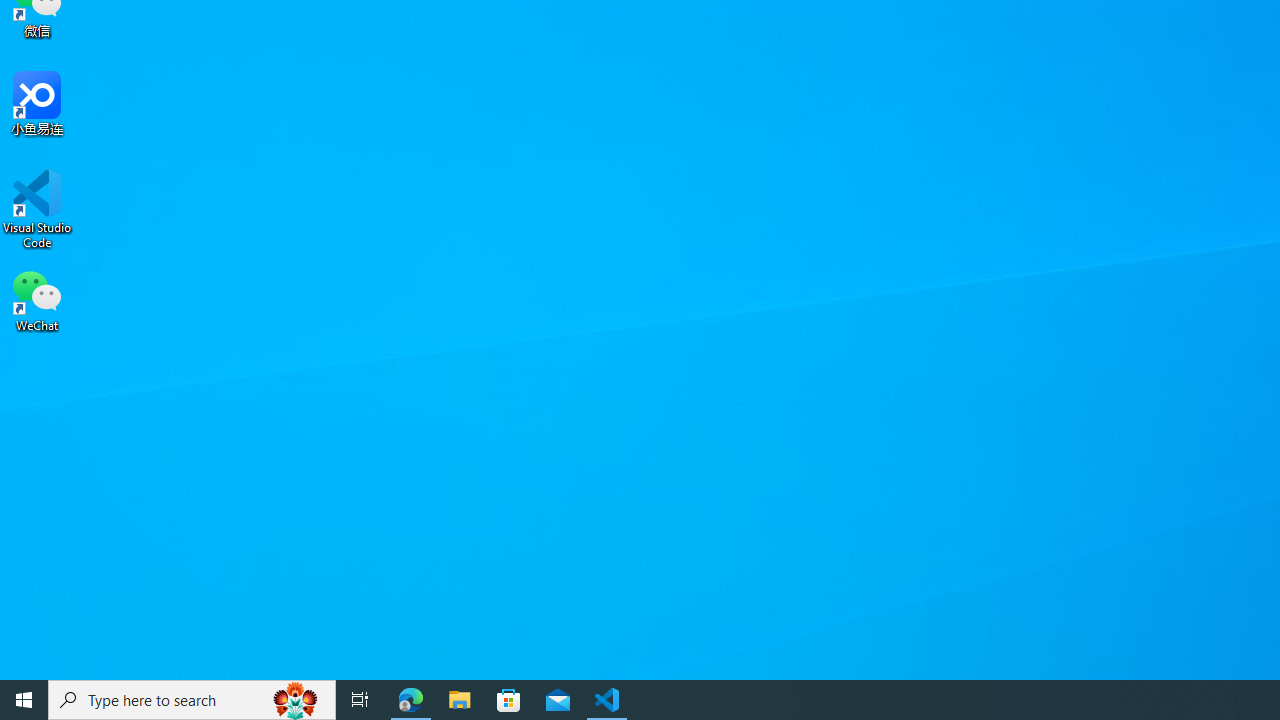  What do you see at coordinates (192, 698) in the screenshot?
I see `'Type here to search'` at bounding box center [192, 698].